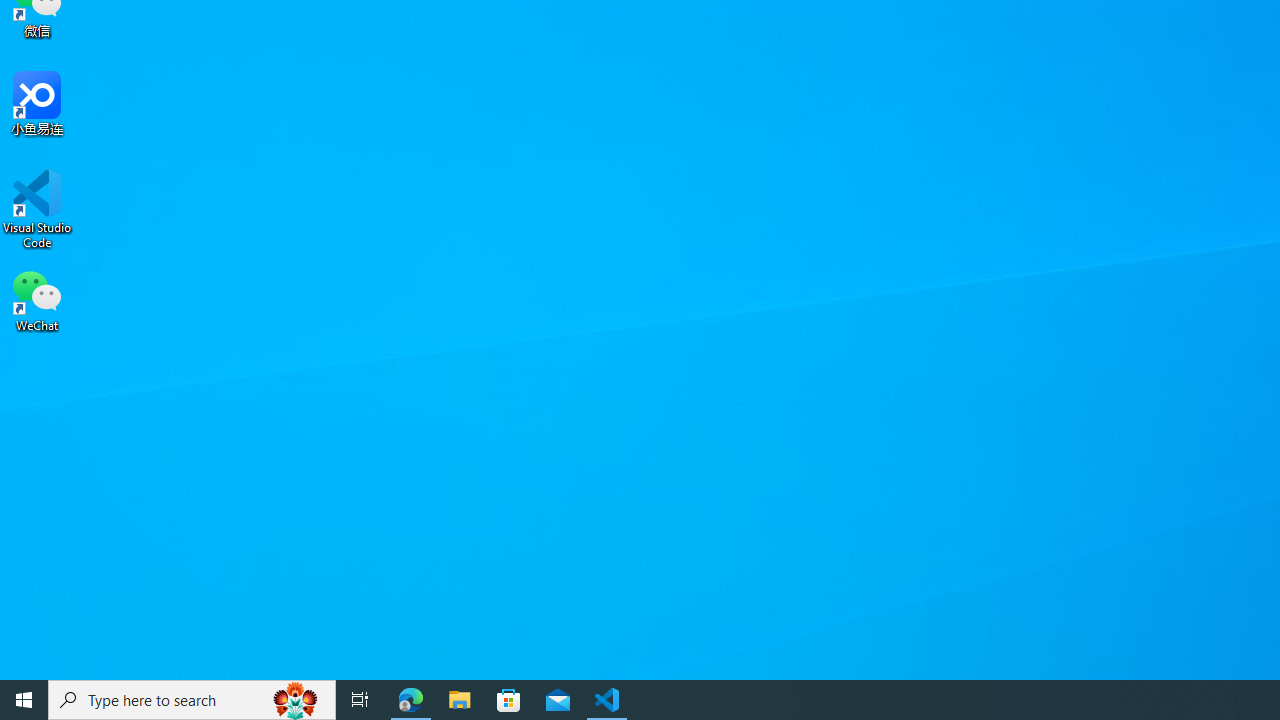  What do you see at coordinates (192, 698) in the screenshot?
I see `'Type here to search'` at bounding box center [192, 698].